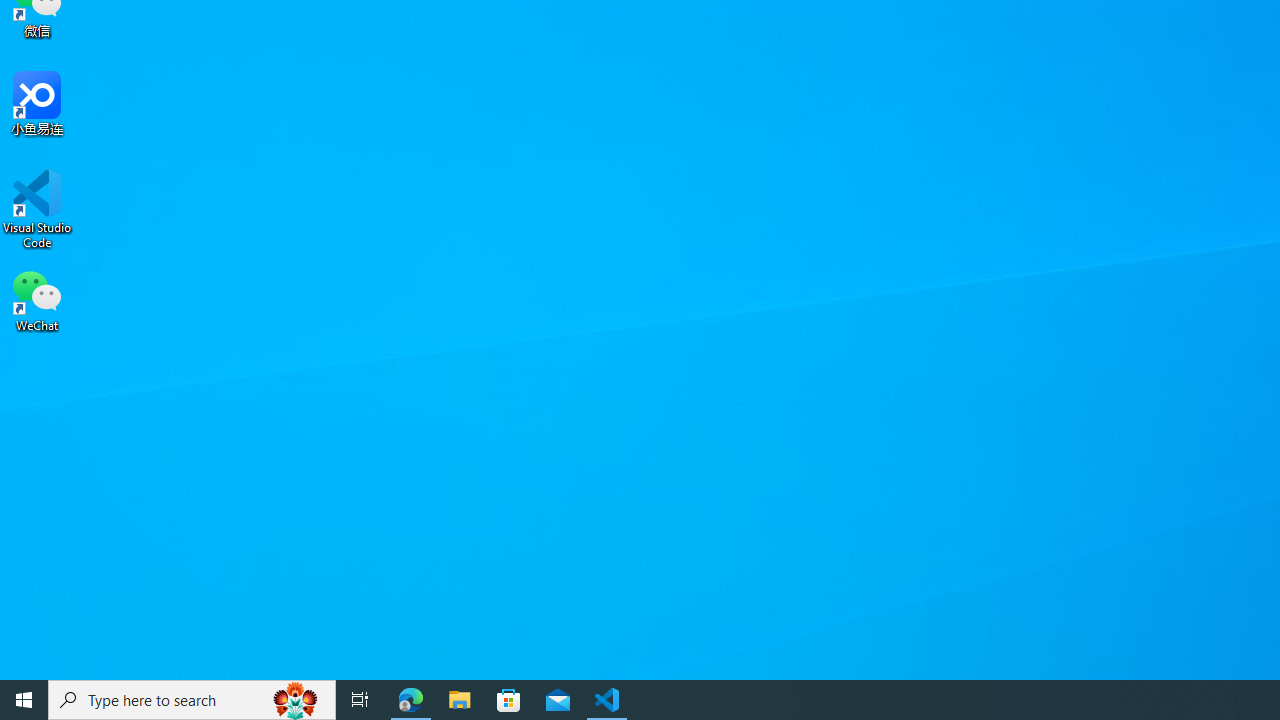  What do you see at coordinates (192, 698) in the screenshot?
I see `'Type here to search'` at bounding box center [192, 698].